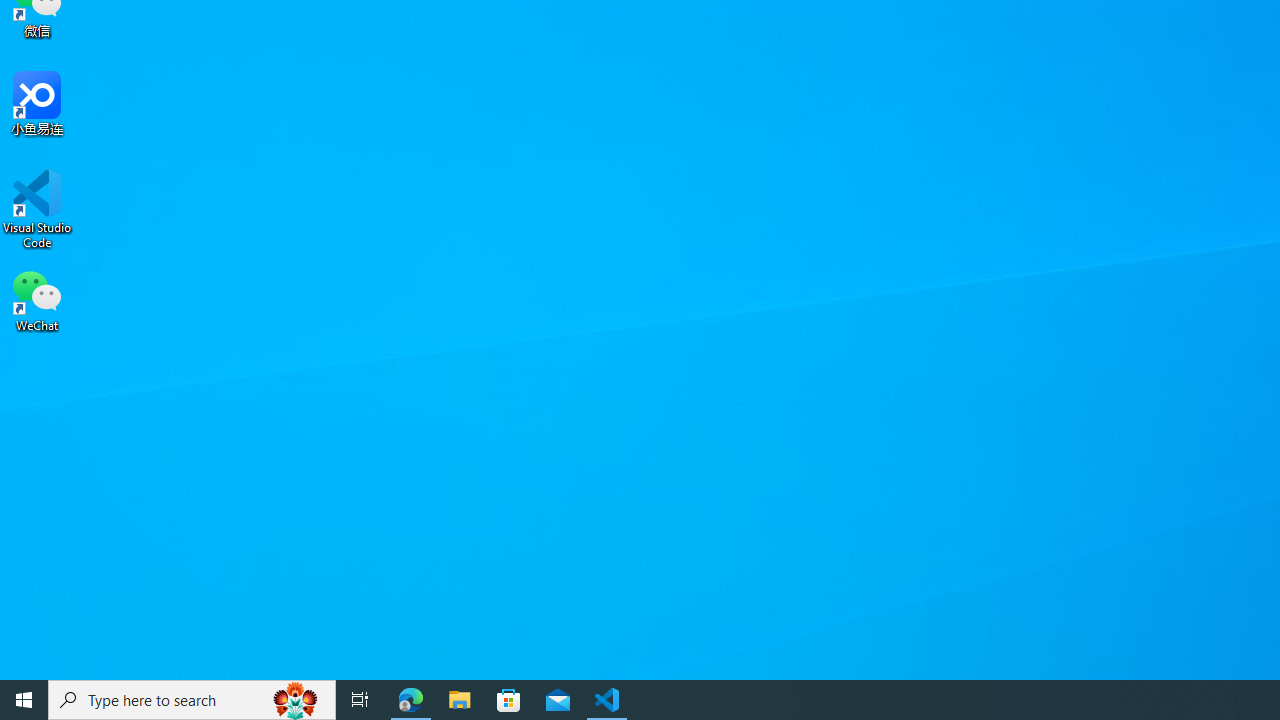  What do you see at coordinates (192, 698) in the screenshot?
I see `'Type here to search'` at bounding box center [192, 698].